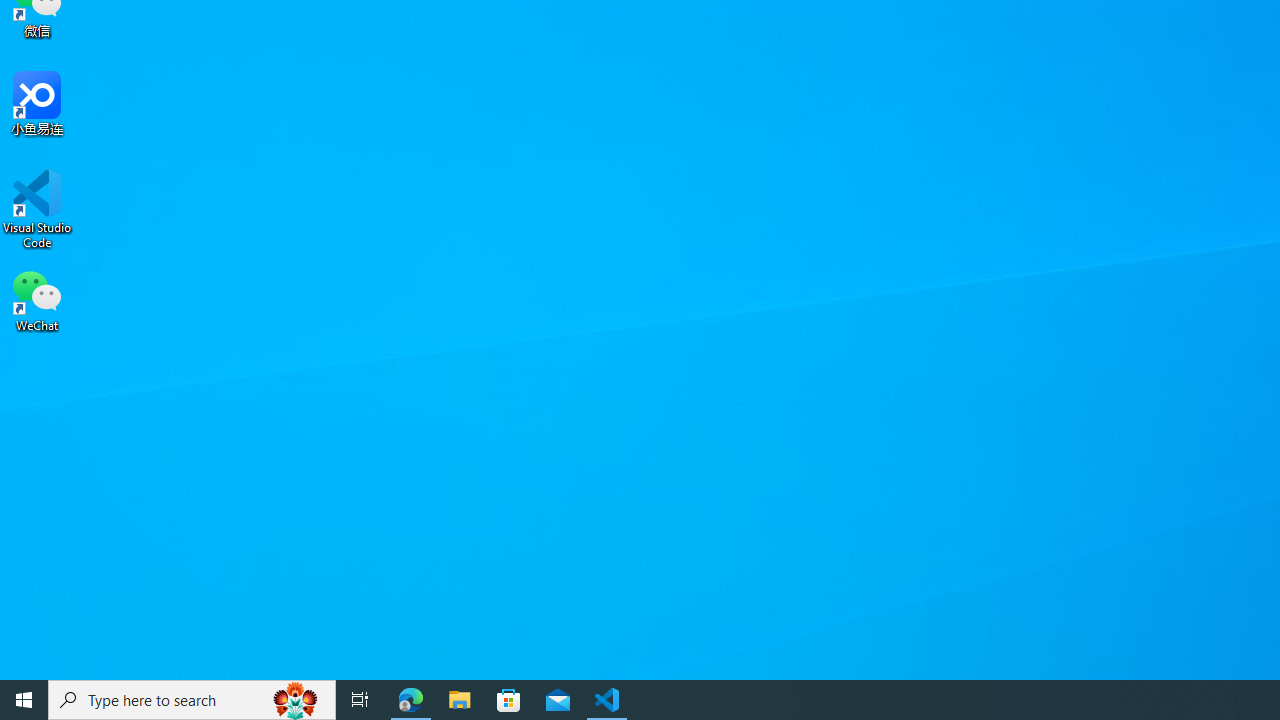  What do you see at coordinates (192, 698) in the screenshot?
I see `'Type here to search'` at bounding box center [192, 698].